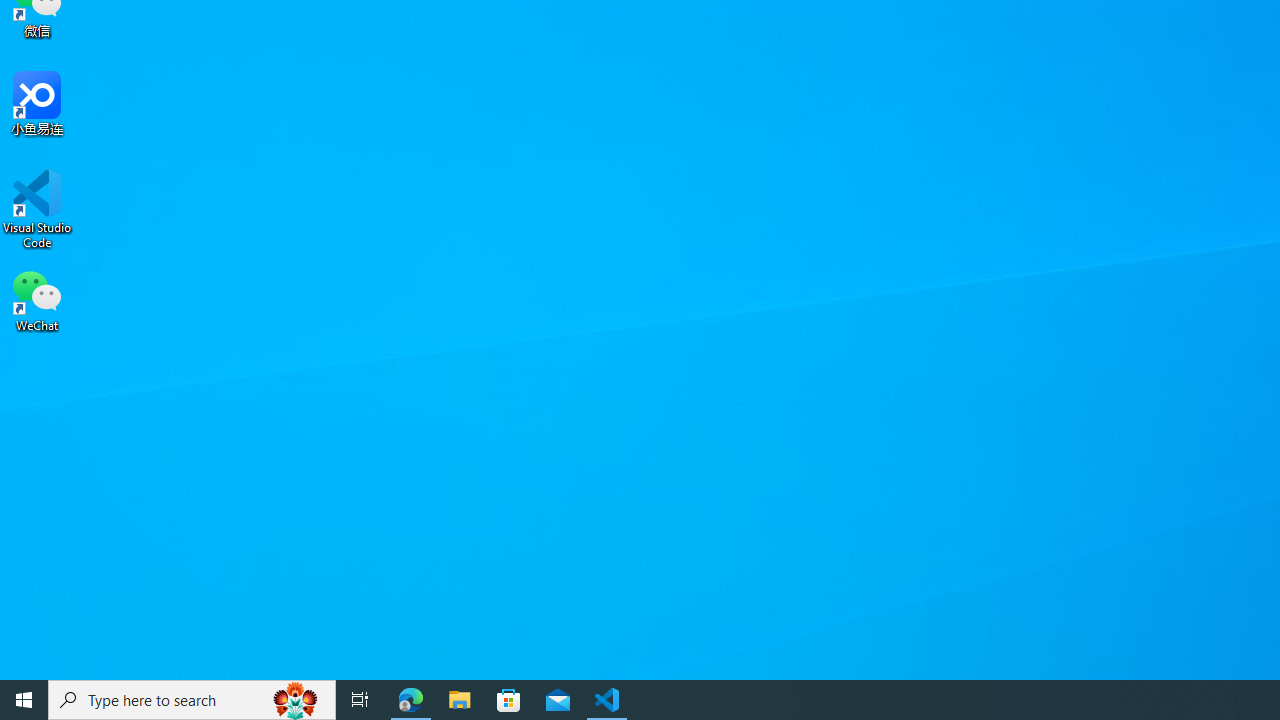  What do you see at coordinates (192, 698) in the screenshot?
I see `'Type here to search'` at bounding box center [192, 698].